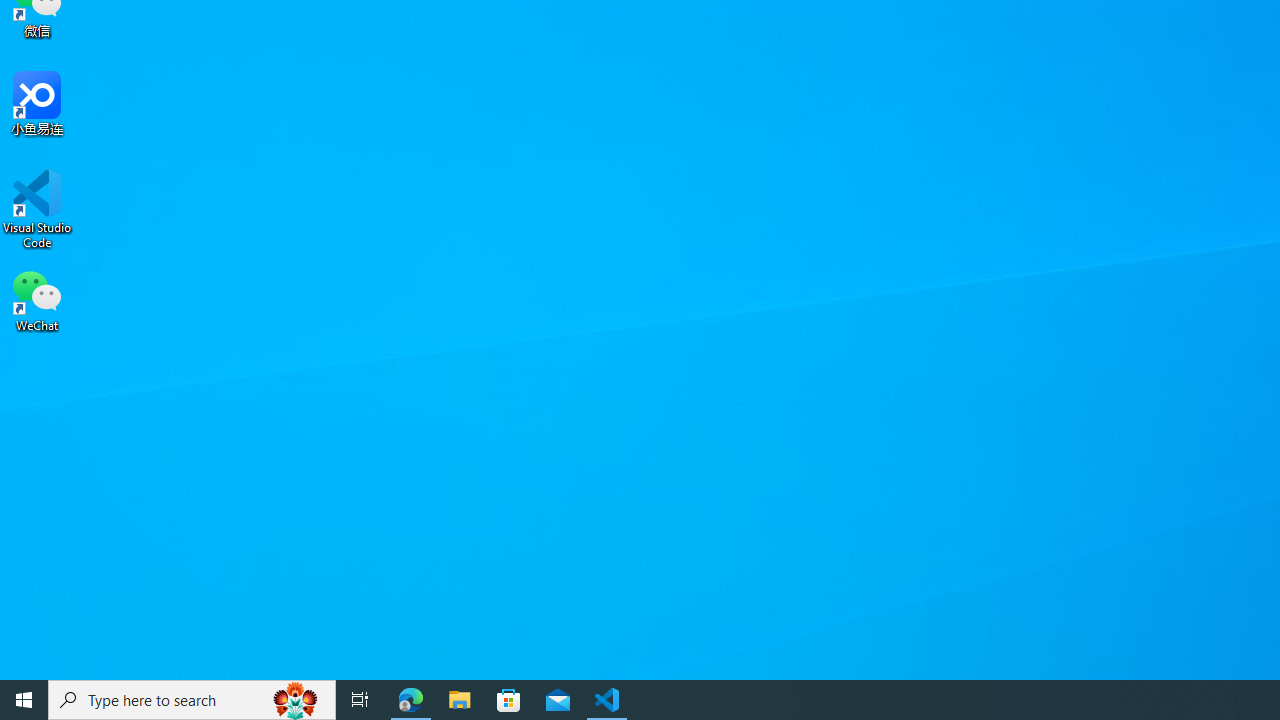  What do you see at coordinates (192, 698) in the screenshot?
I see `'Type here to search'` at bounding box center [192, 698].